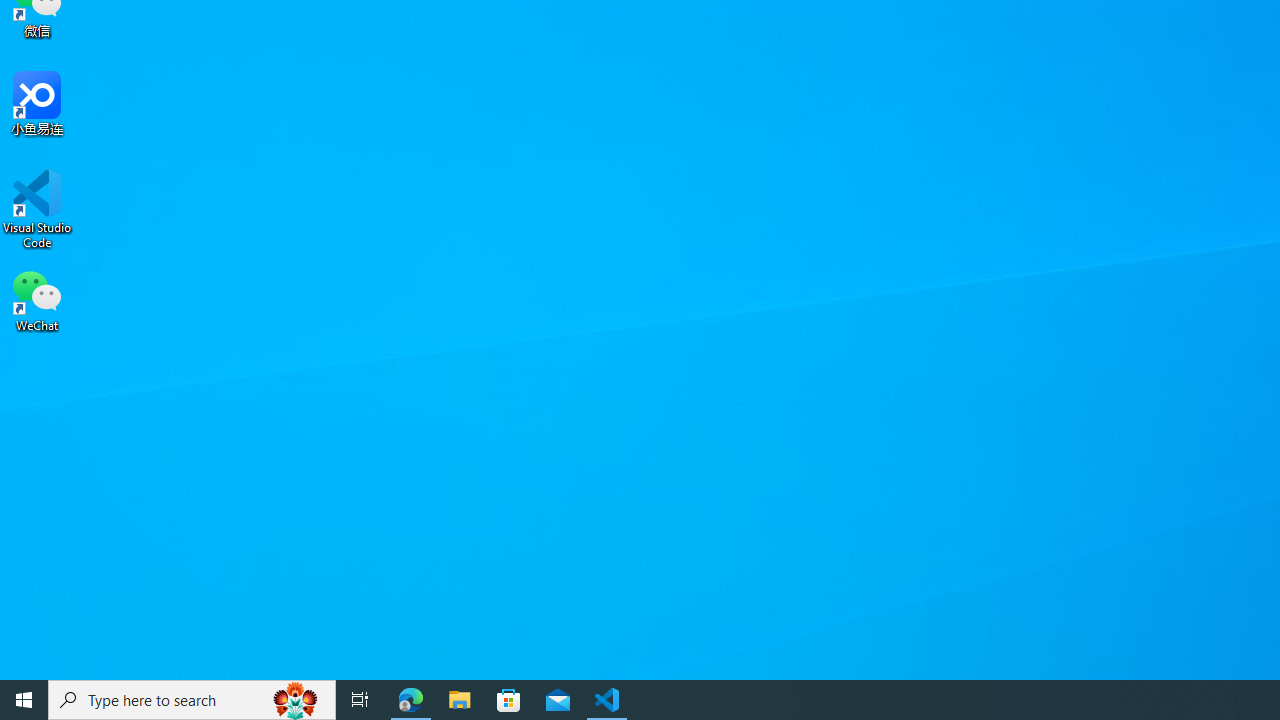  What do you see at coordinates (192, 698) in the screenshot?
I see `'Type here to search'` at bounding box center [192, 698].